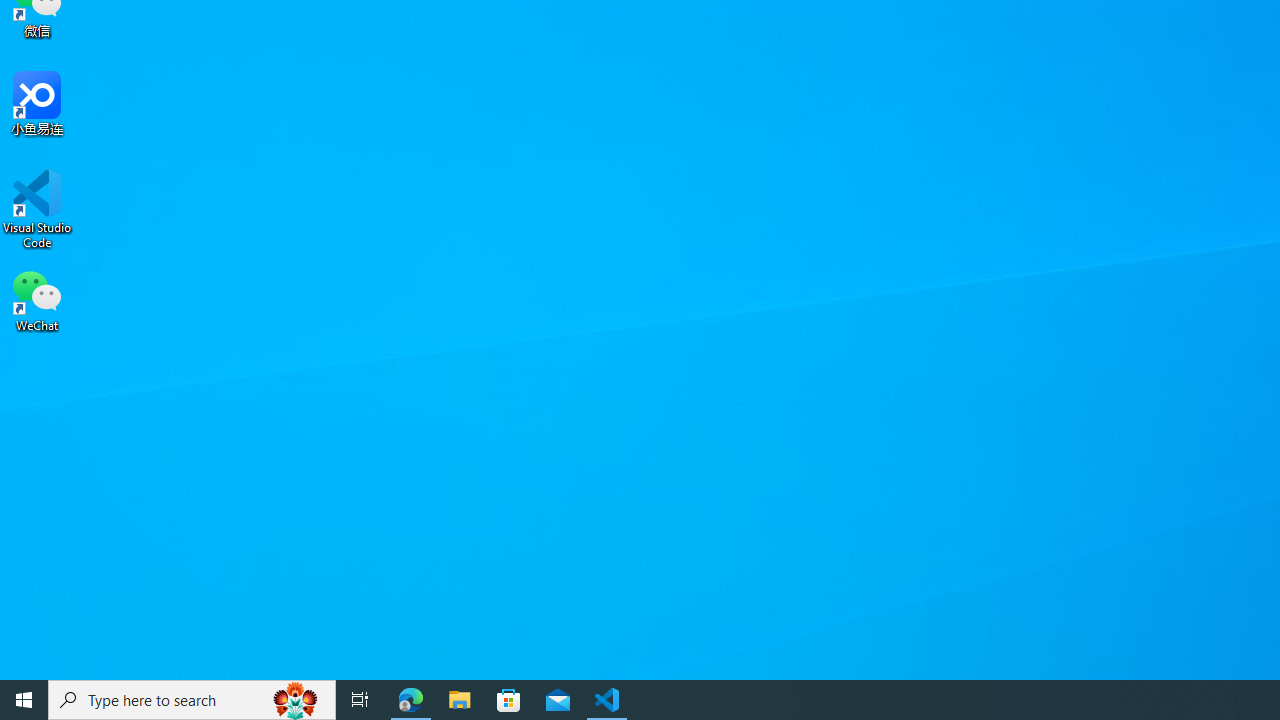  What do you see at coordinates (192, 698) in the screenshot?
I see `'Type here to search'` at bounding box center [192, 698].